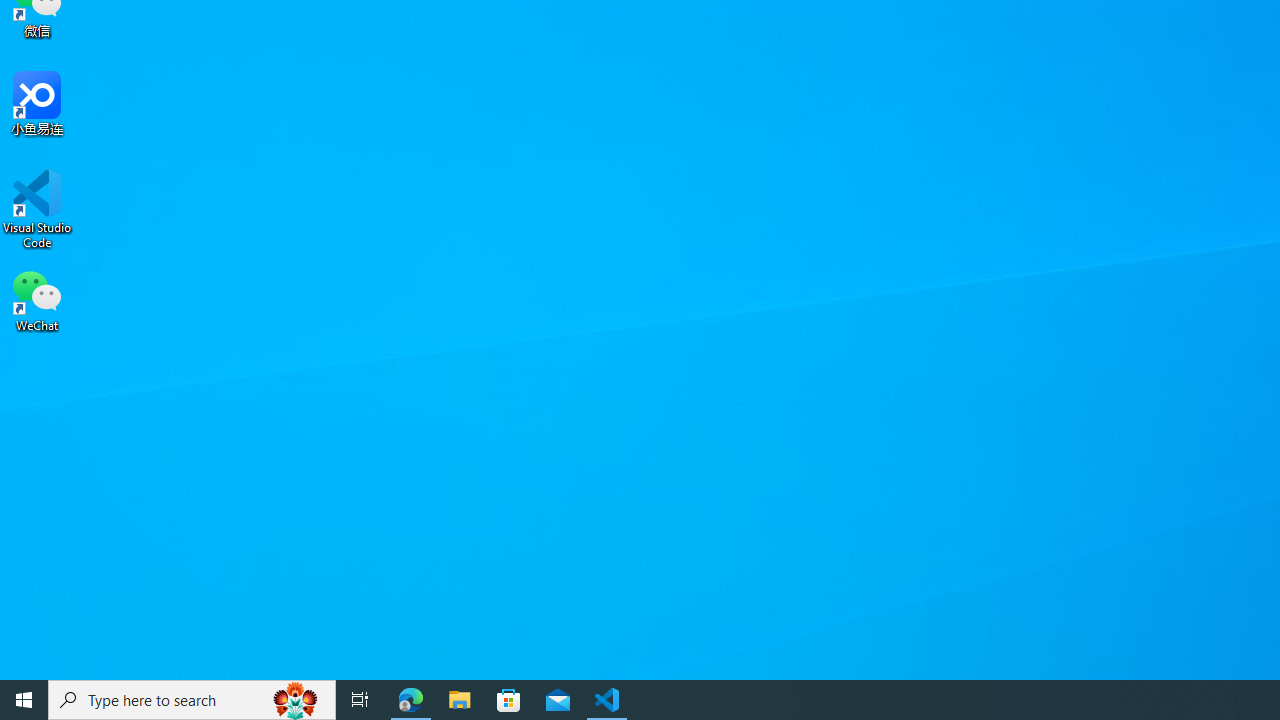  What do you see at coordinates (192, 698) in the screenshot?
I see `'Type here to search'` at bounding box center [192, 698].